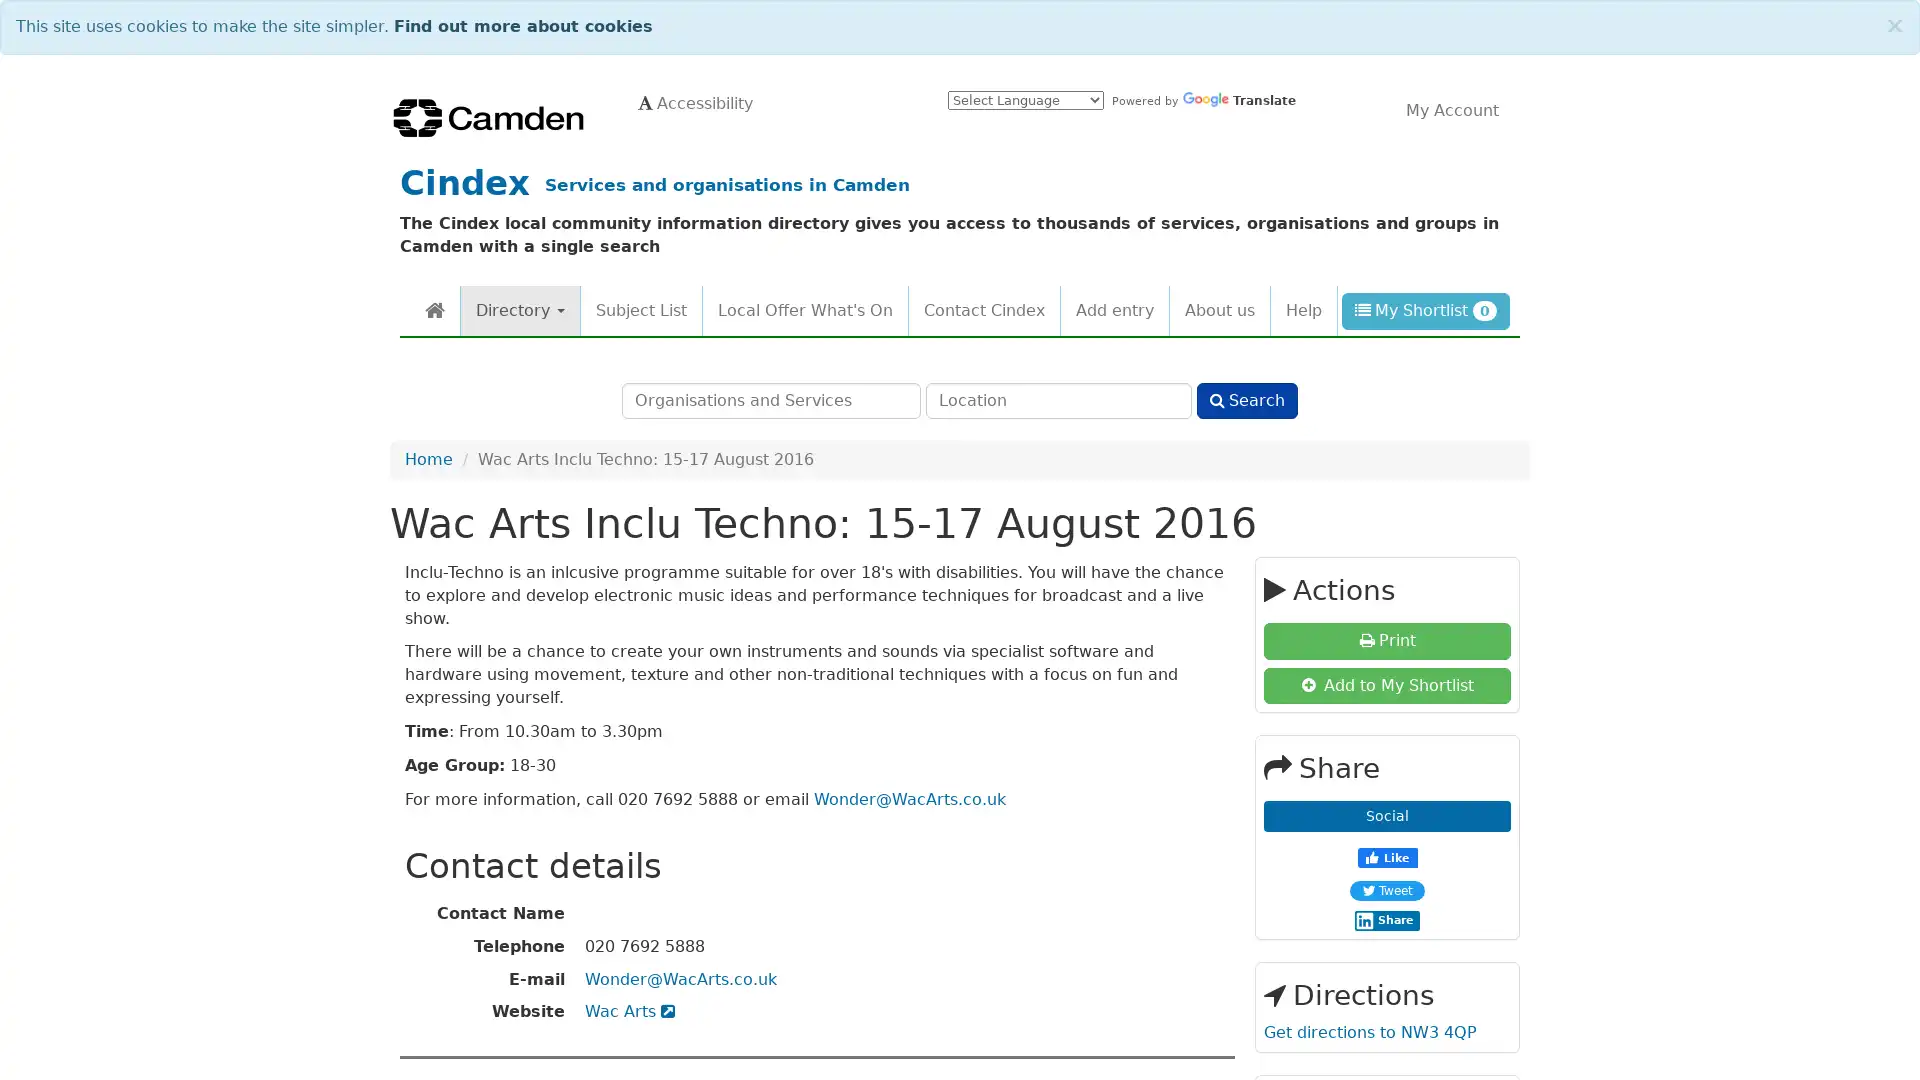 This screenshot has height=1080, width=1920. I want to click on Close, so click(1894, 26).